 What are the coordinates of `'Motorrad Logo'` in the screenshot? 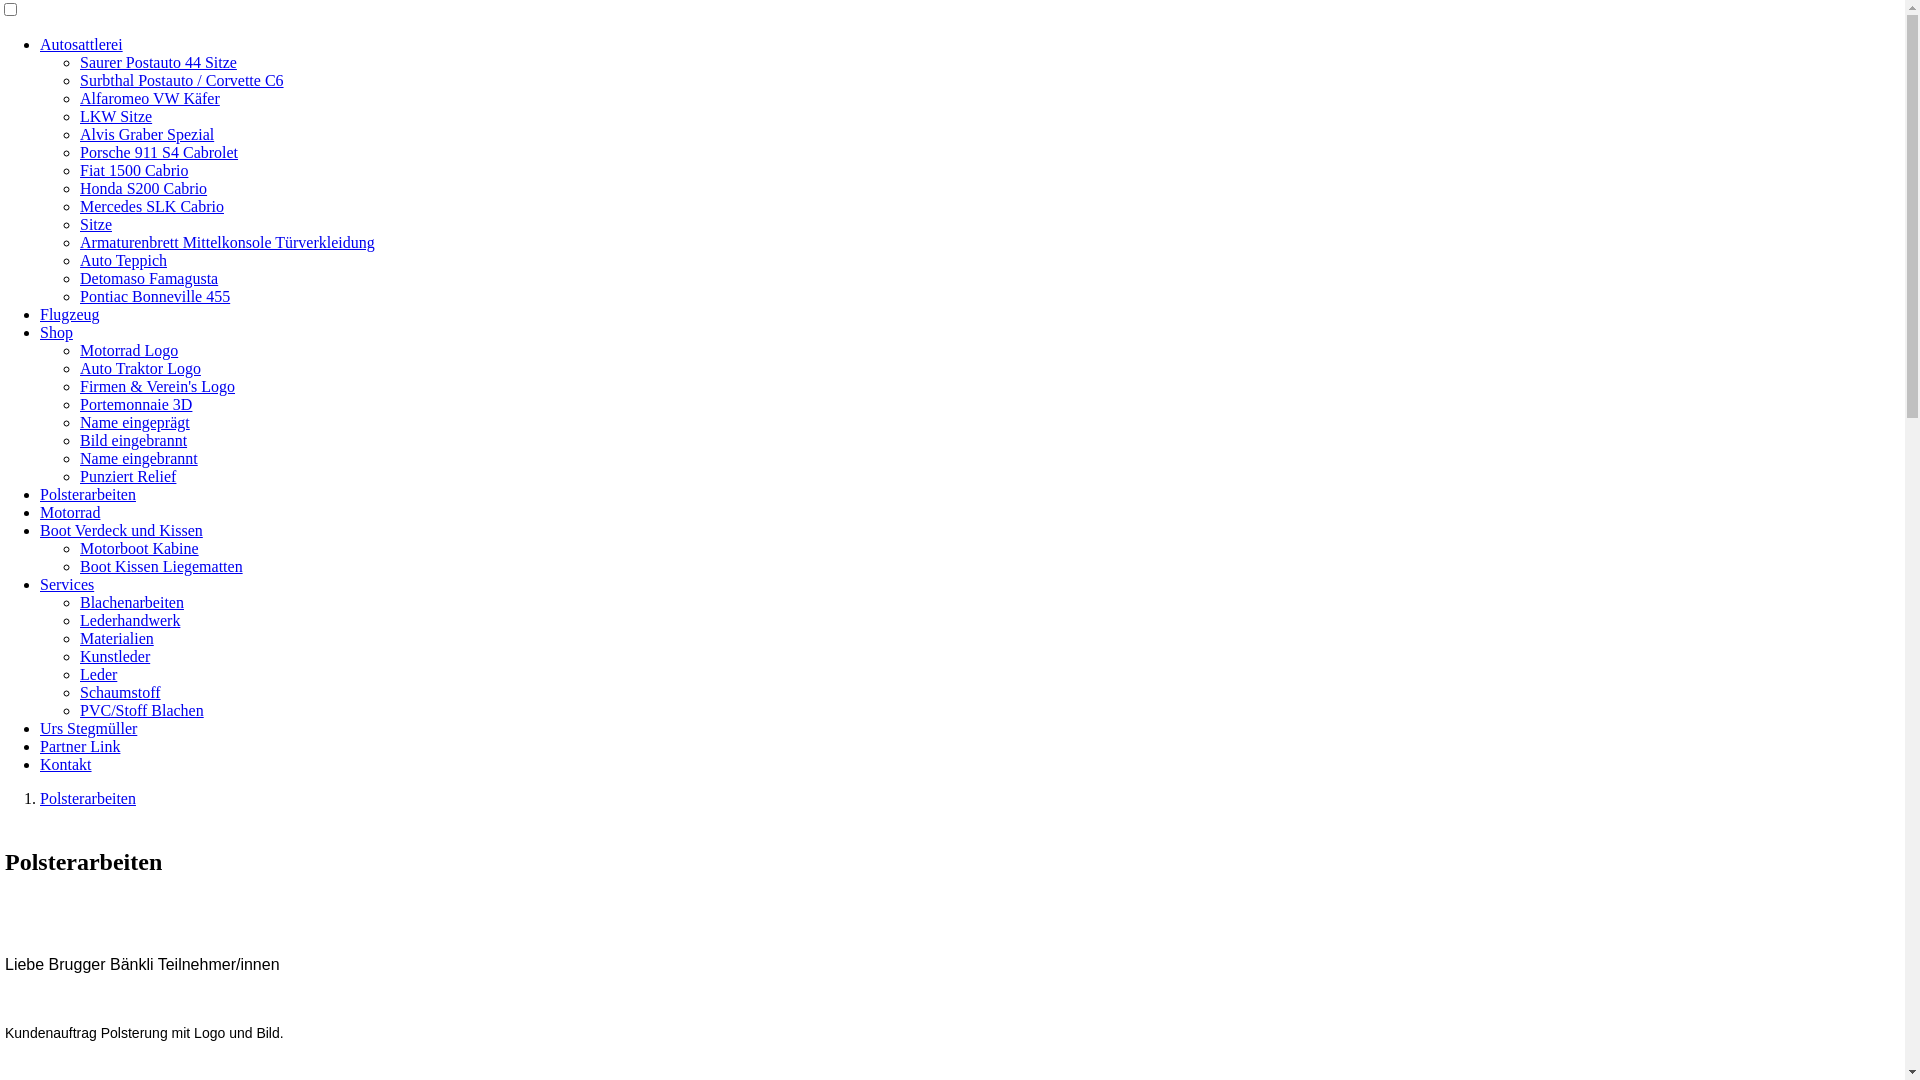 It's located at (128, 349).